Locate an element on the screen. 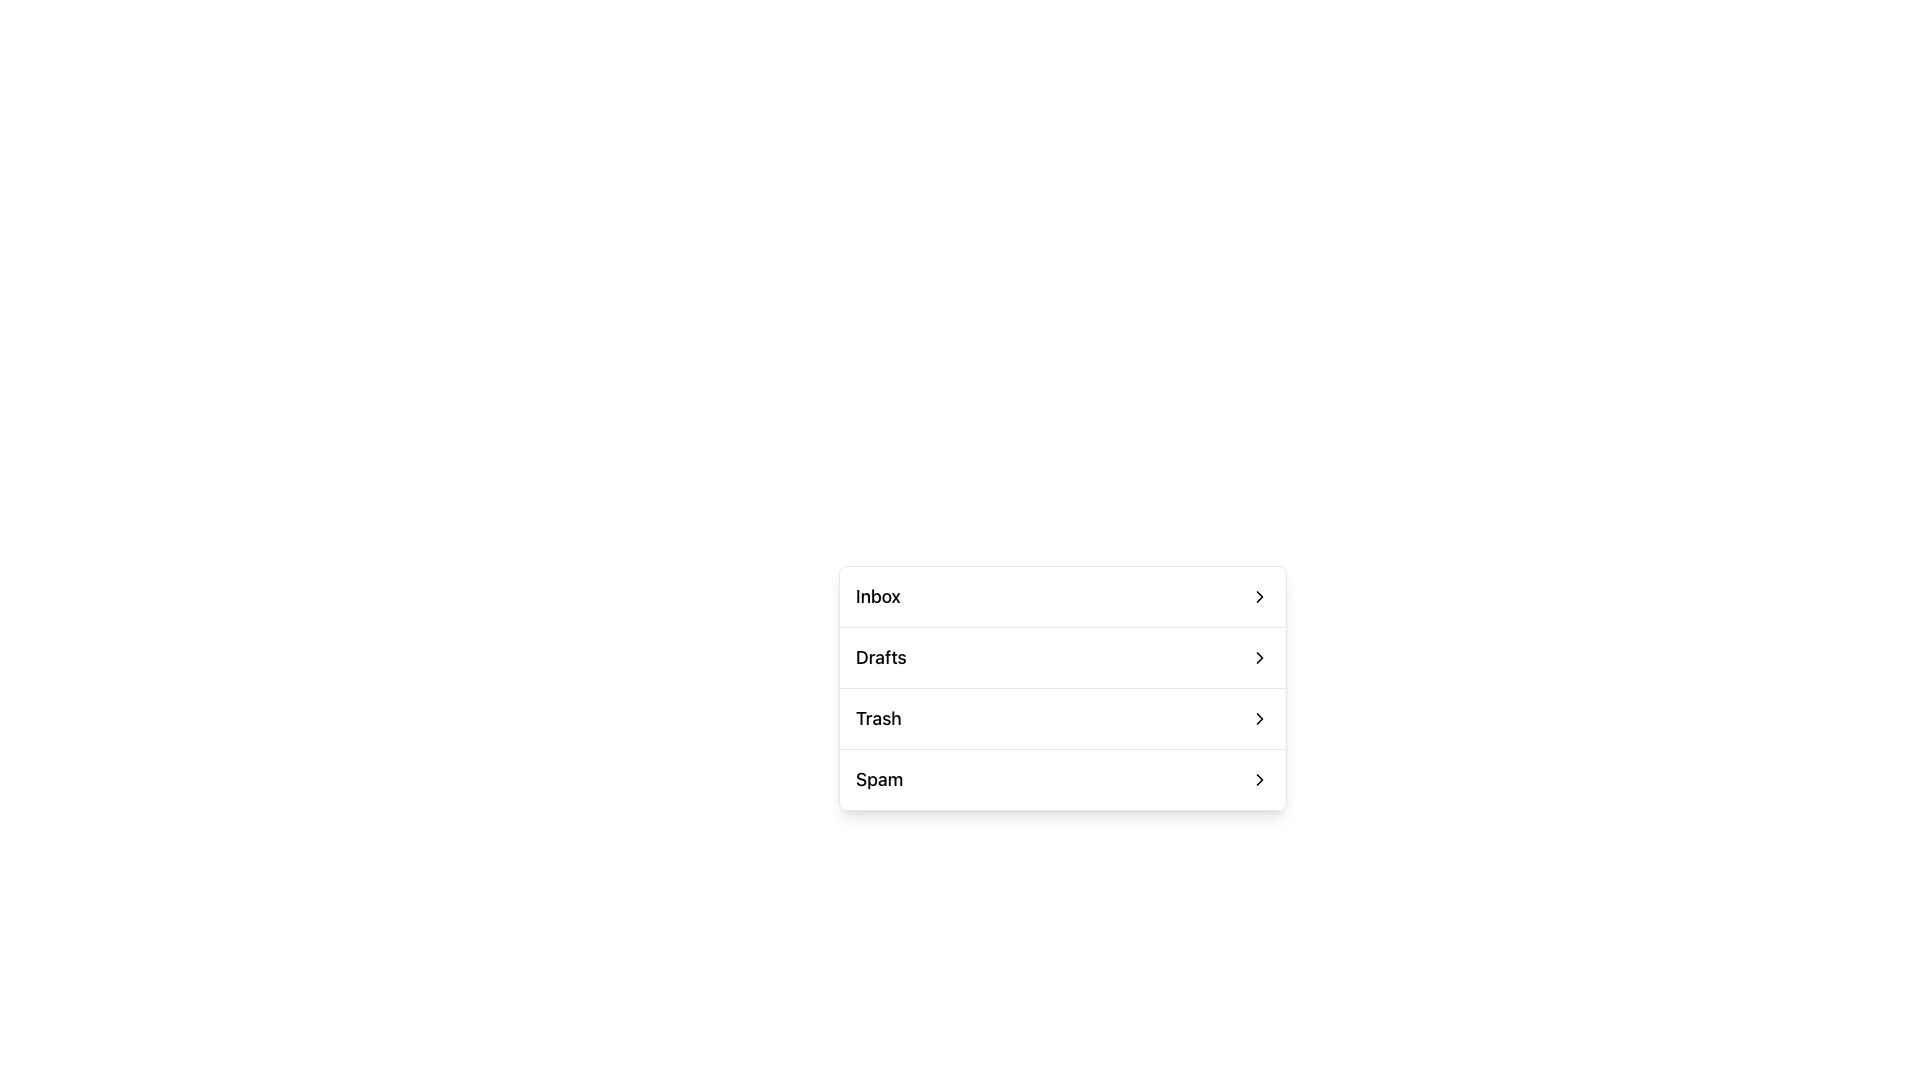 This screenshot has height=1080, width=1920. the 'Trash' button, which is the third item in a vertical list, positioned between 'Drafts' and 'Spam' is located at coordinates (1061, 717).